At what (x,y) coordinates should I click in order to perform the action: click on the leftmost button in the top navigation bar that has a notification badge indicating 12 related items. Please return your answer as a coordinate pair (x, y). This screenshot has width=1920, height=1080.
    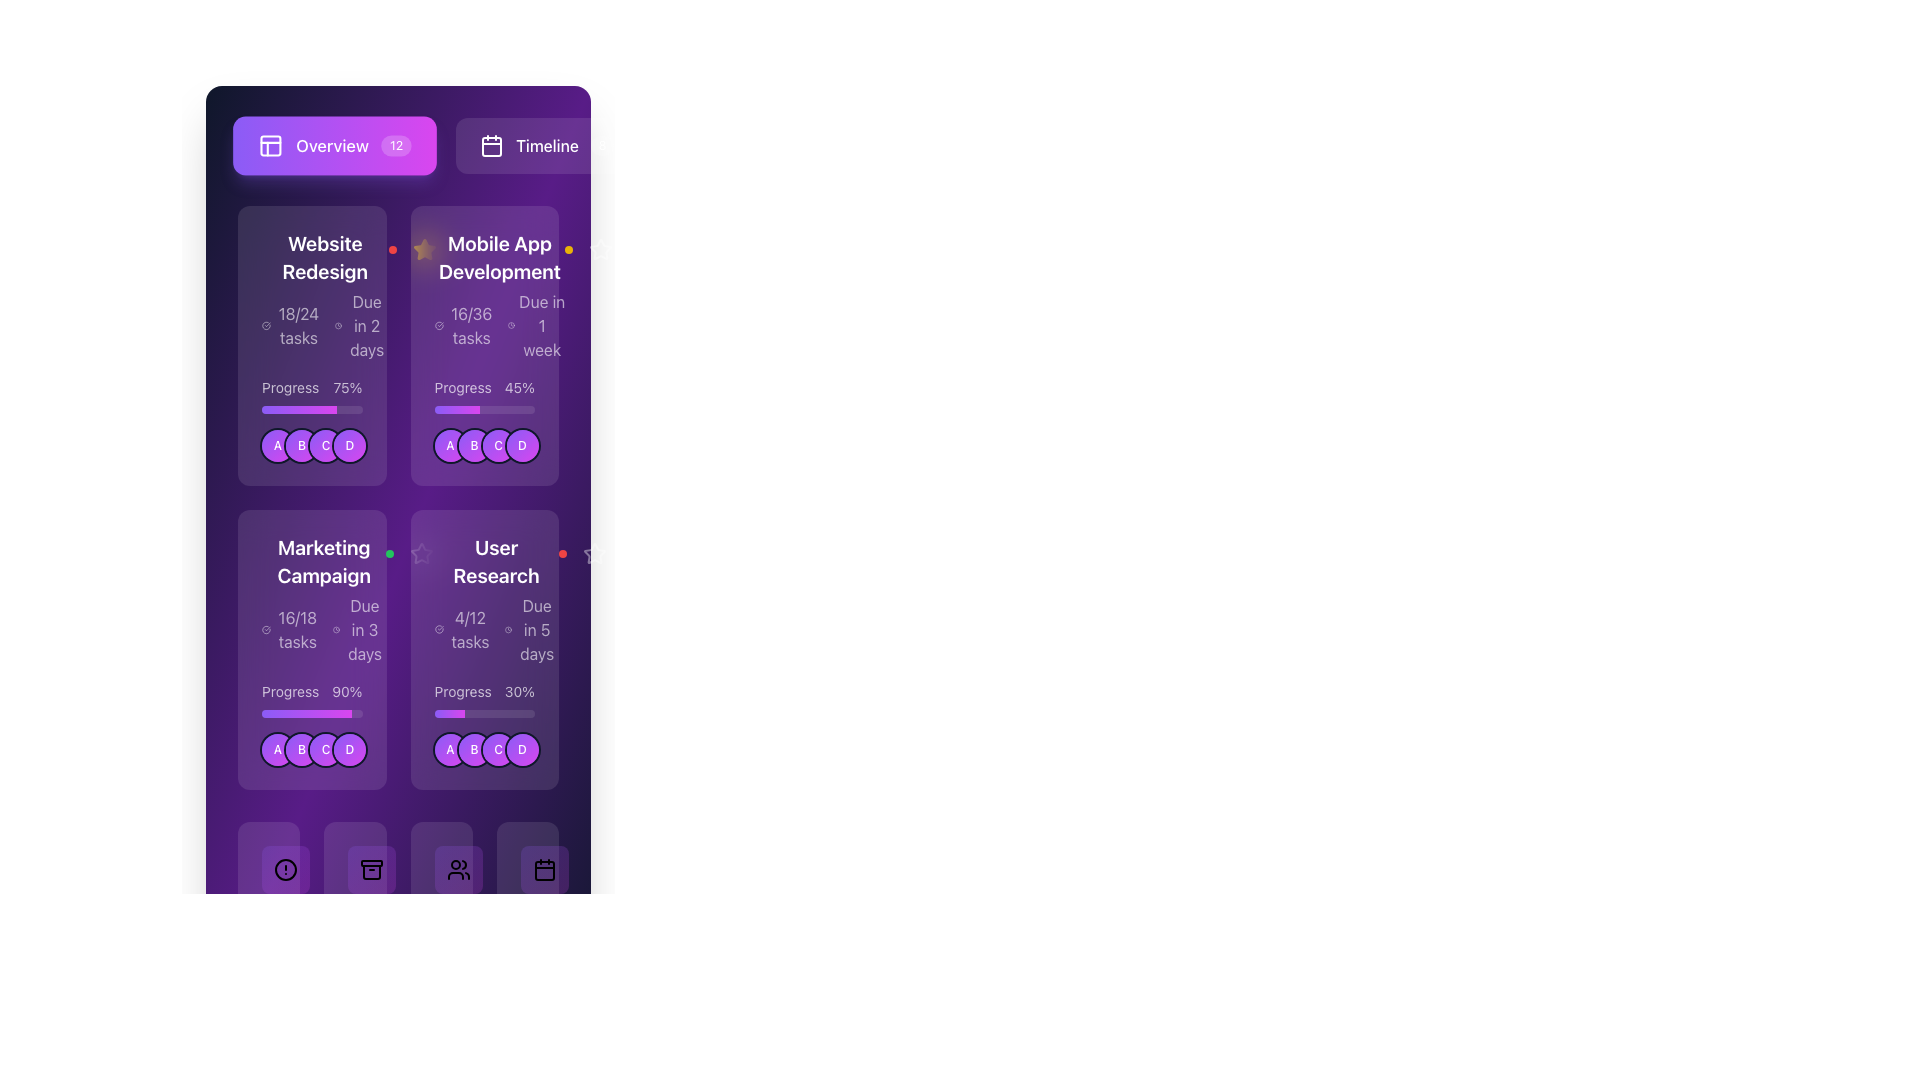
    Looking at the image, I should click on (398, 145).